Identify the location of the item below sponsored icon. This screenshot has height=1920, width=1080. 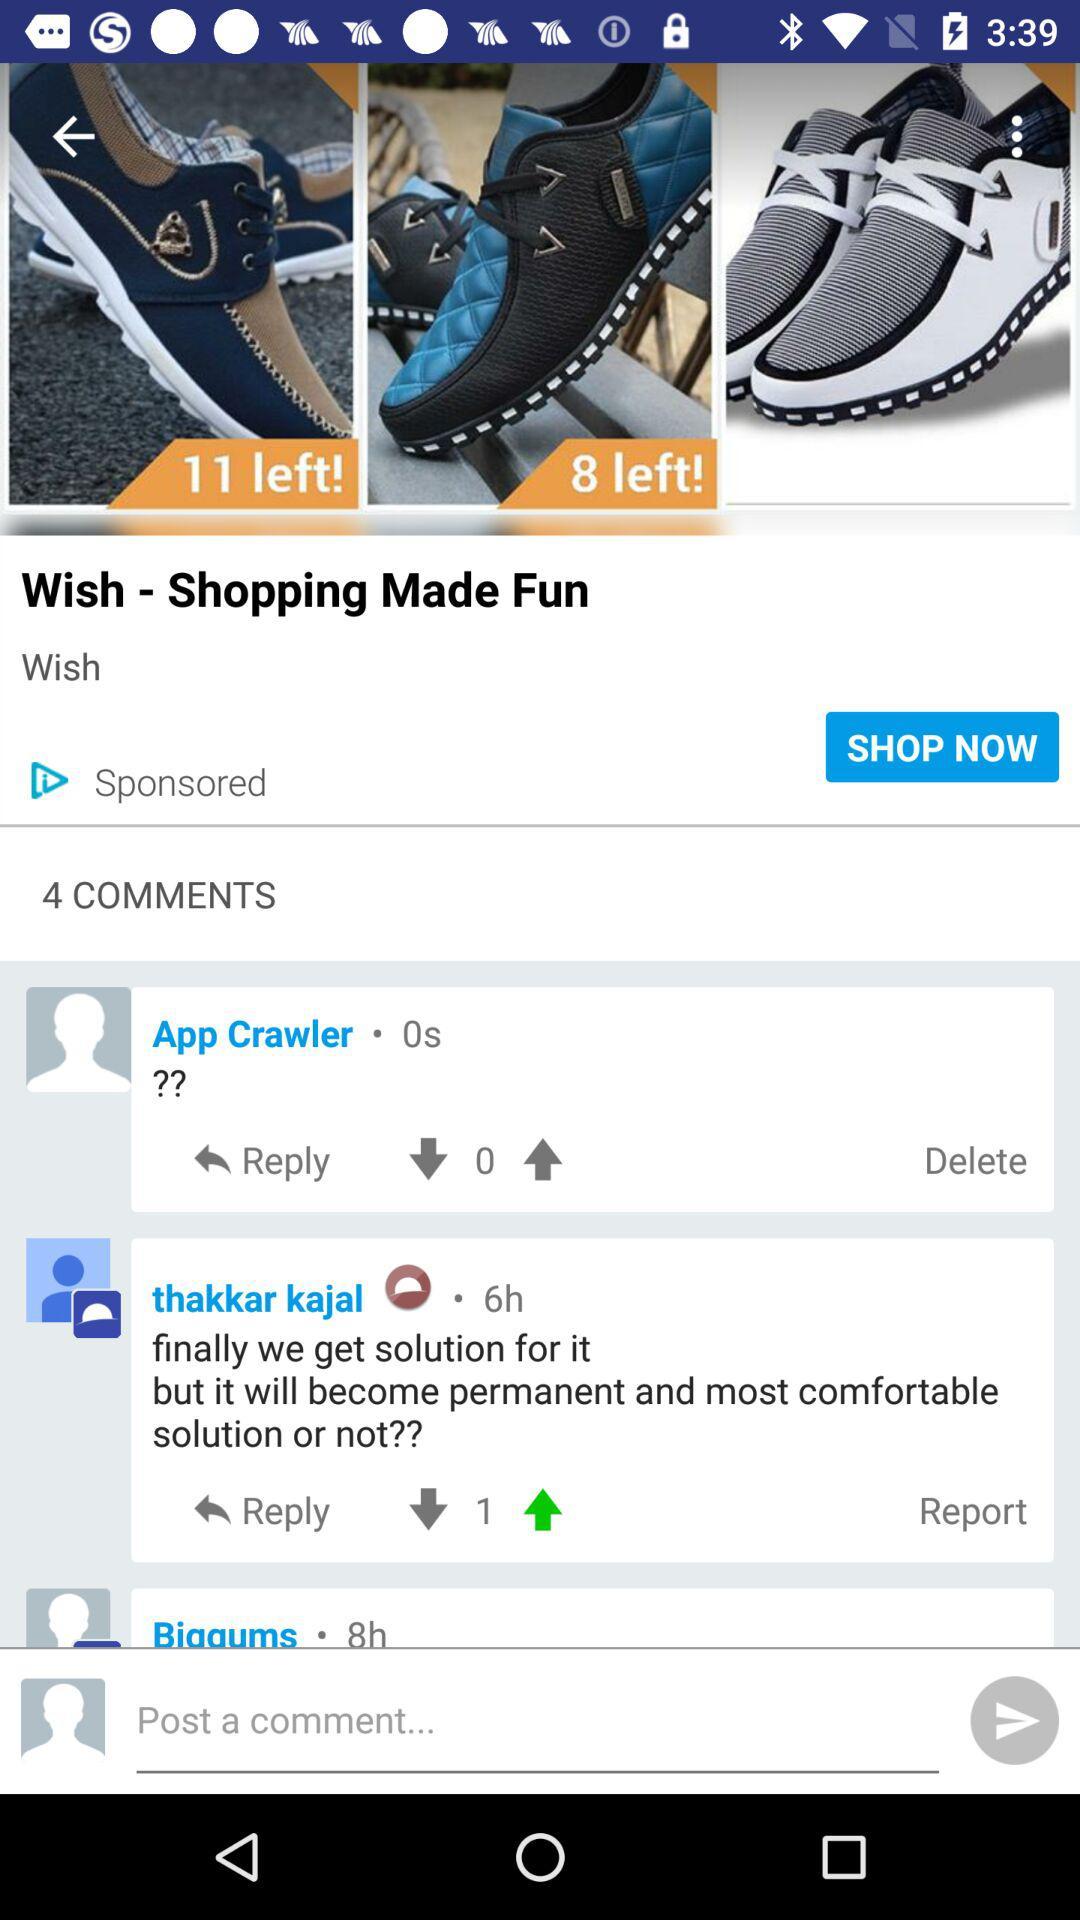
(540, 825).